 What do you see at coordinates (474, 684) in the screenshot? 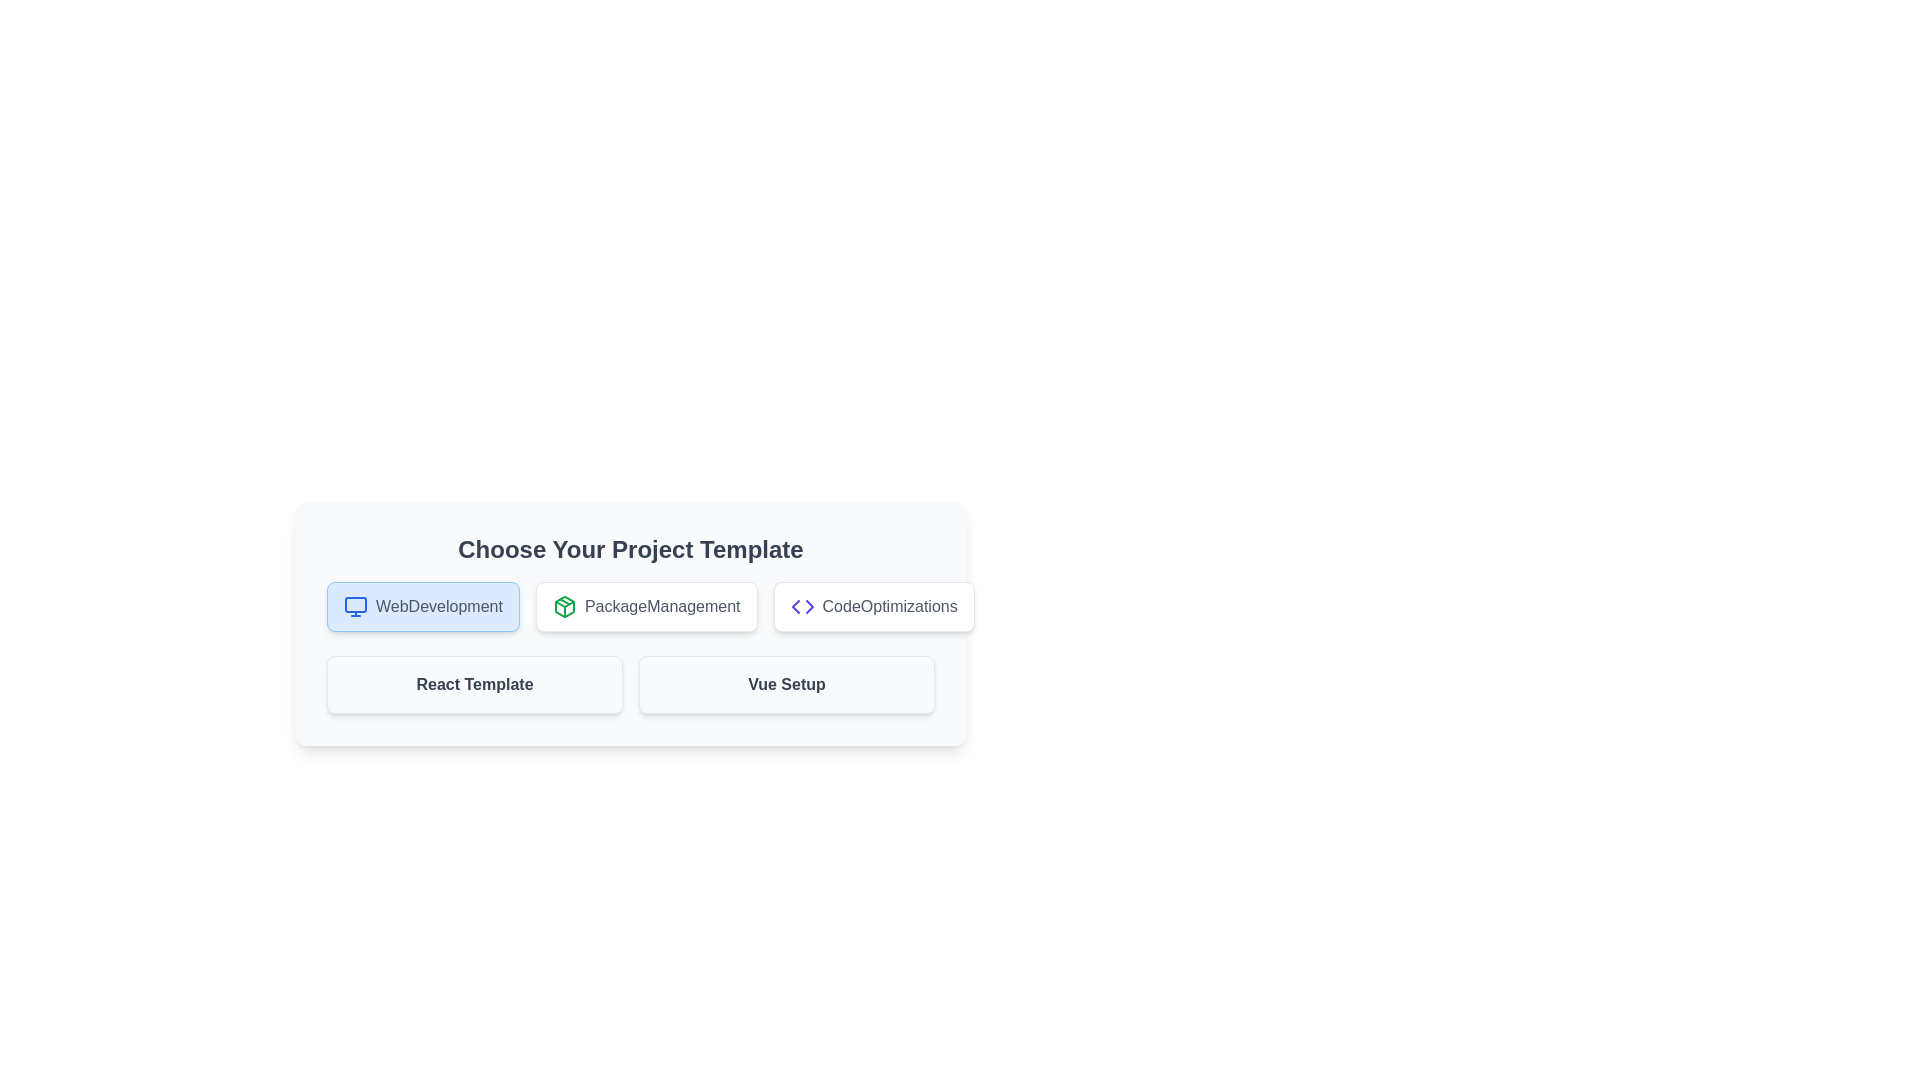
I see `the text label that identifies the associated card within the 'Choose Your Project Template' section, located in the first row, second column of the grid layout` at bounding box center [474, 684].